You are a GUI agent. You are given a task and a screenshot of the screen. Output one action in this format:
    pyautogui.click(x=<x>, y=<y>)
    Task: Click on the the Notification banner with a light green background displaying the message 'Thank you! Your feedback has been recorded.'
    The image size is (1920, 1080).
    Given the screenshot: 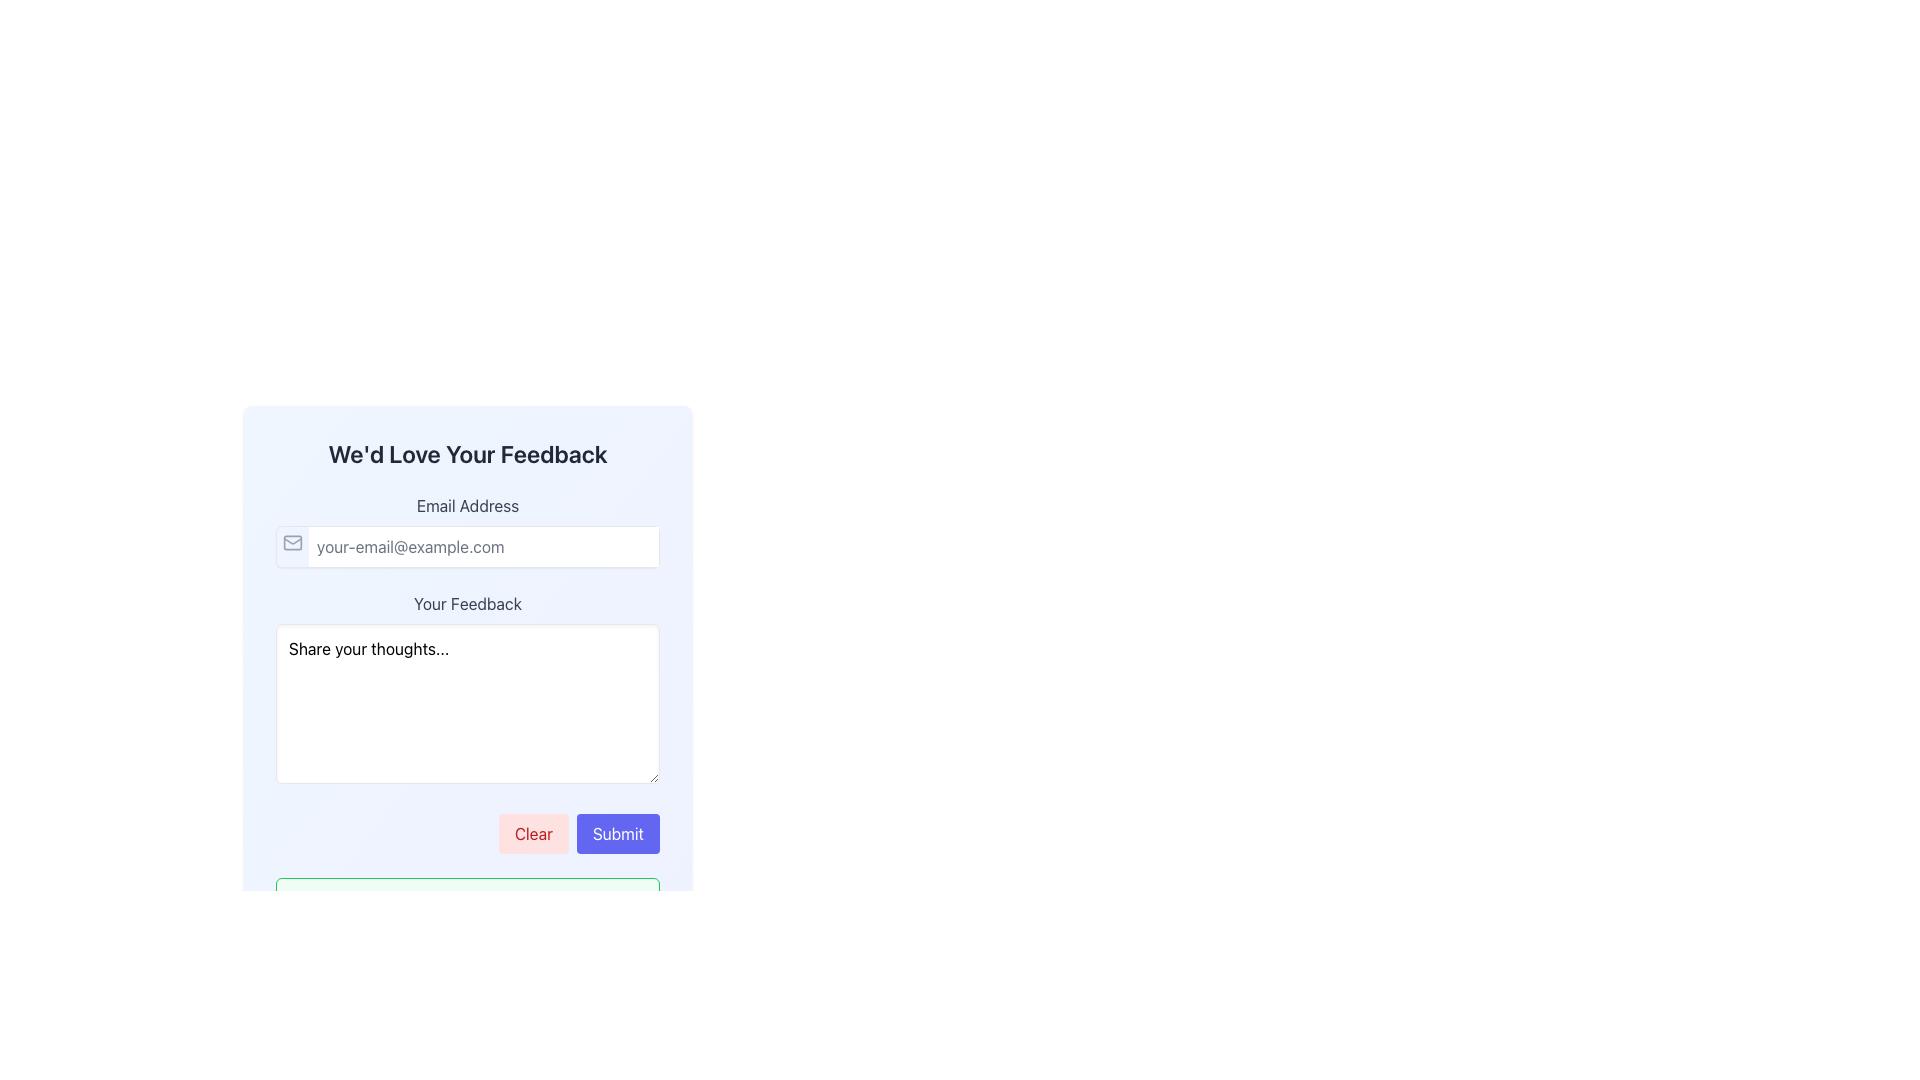 What is the action you would take?
    pyautogui.click(x=466, y=918)
    